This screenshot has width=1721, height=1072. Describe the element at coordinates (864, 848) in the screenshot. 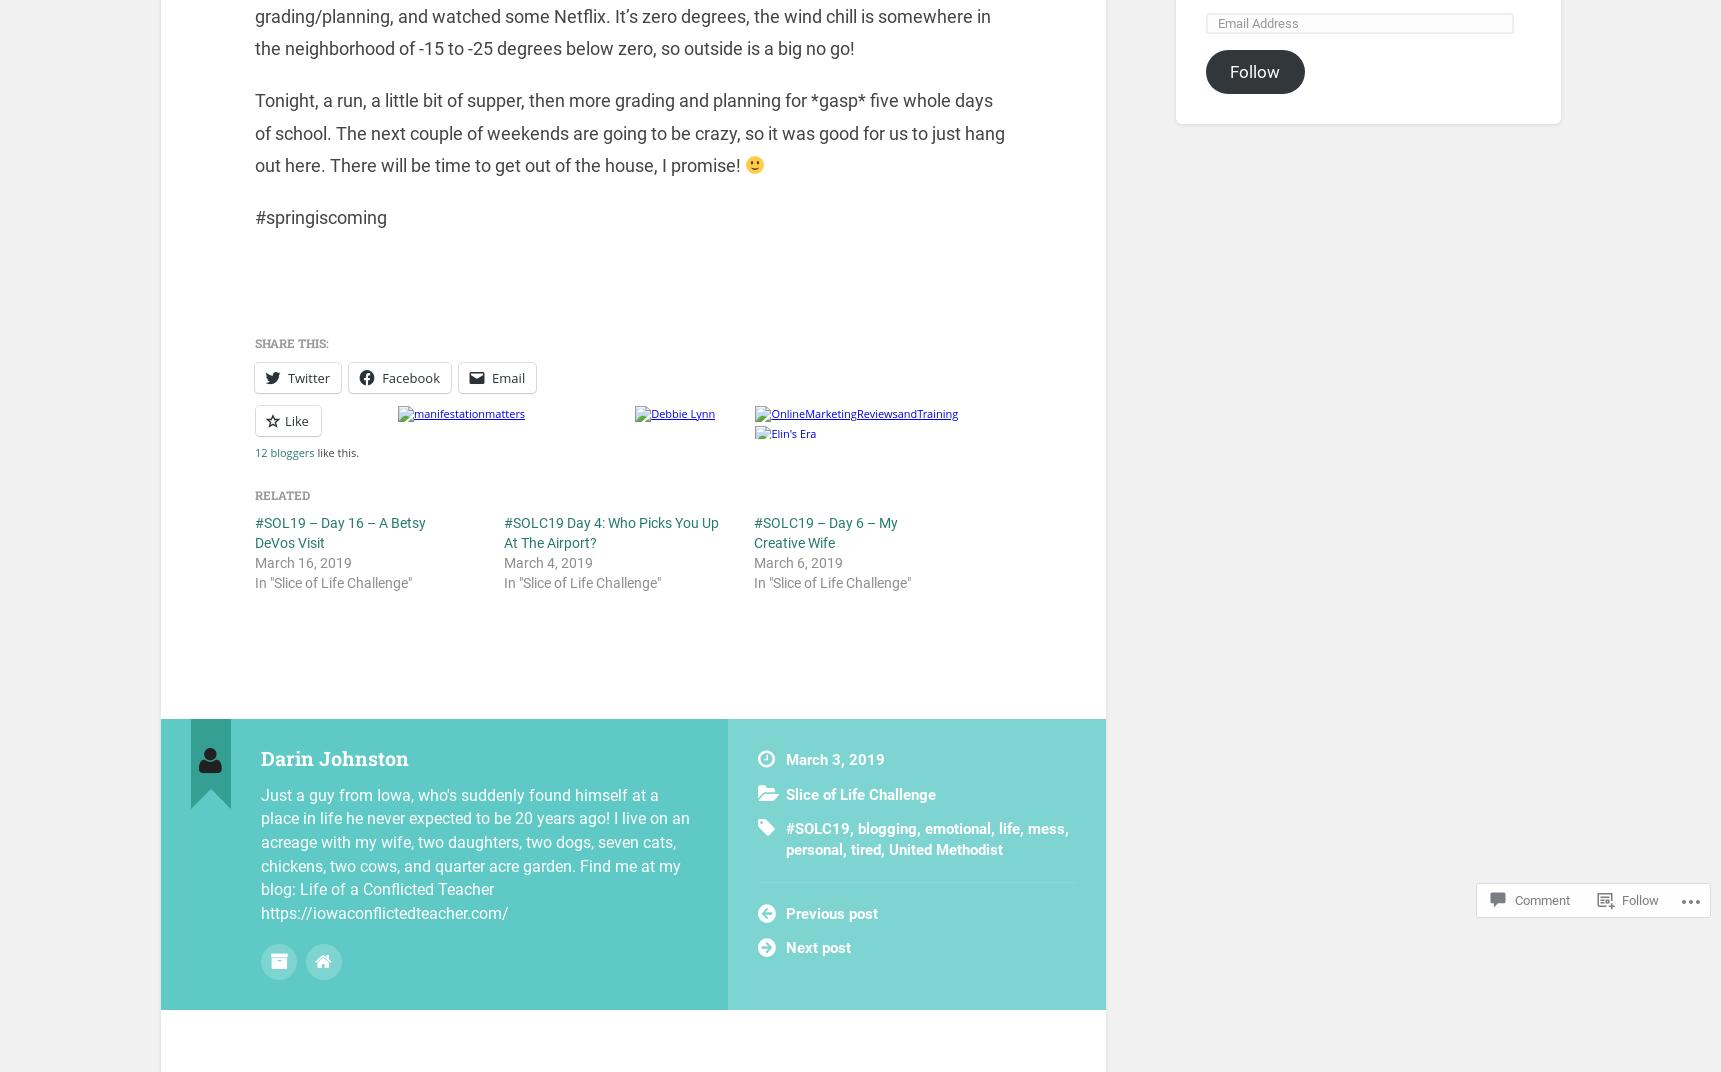

I see `'tired'` at that location.